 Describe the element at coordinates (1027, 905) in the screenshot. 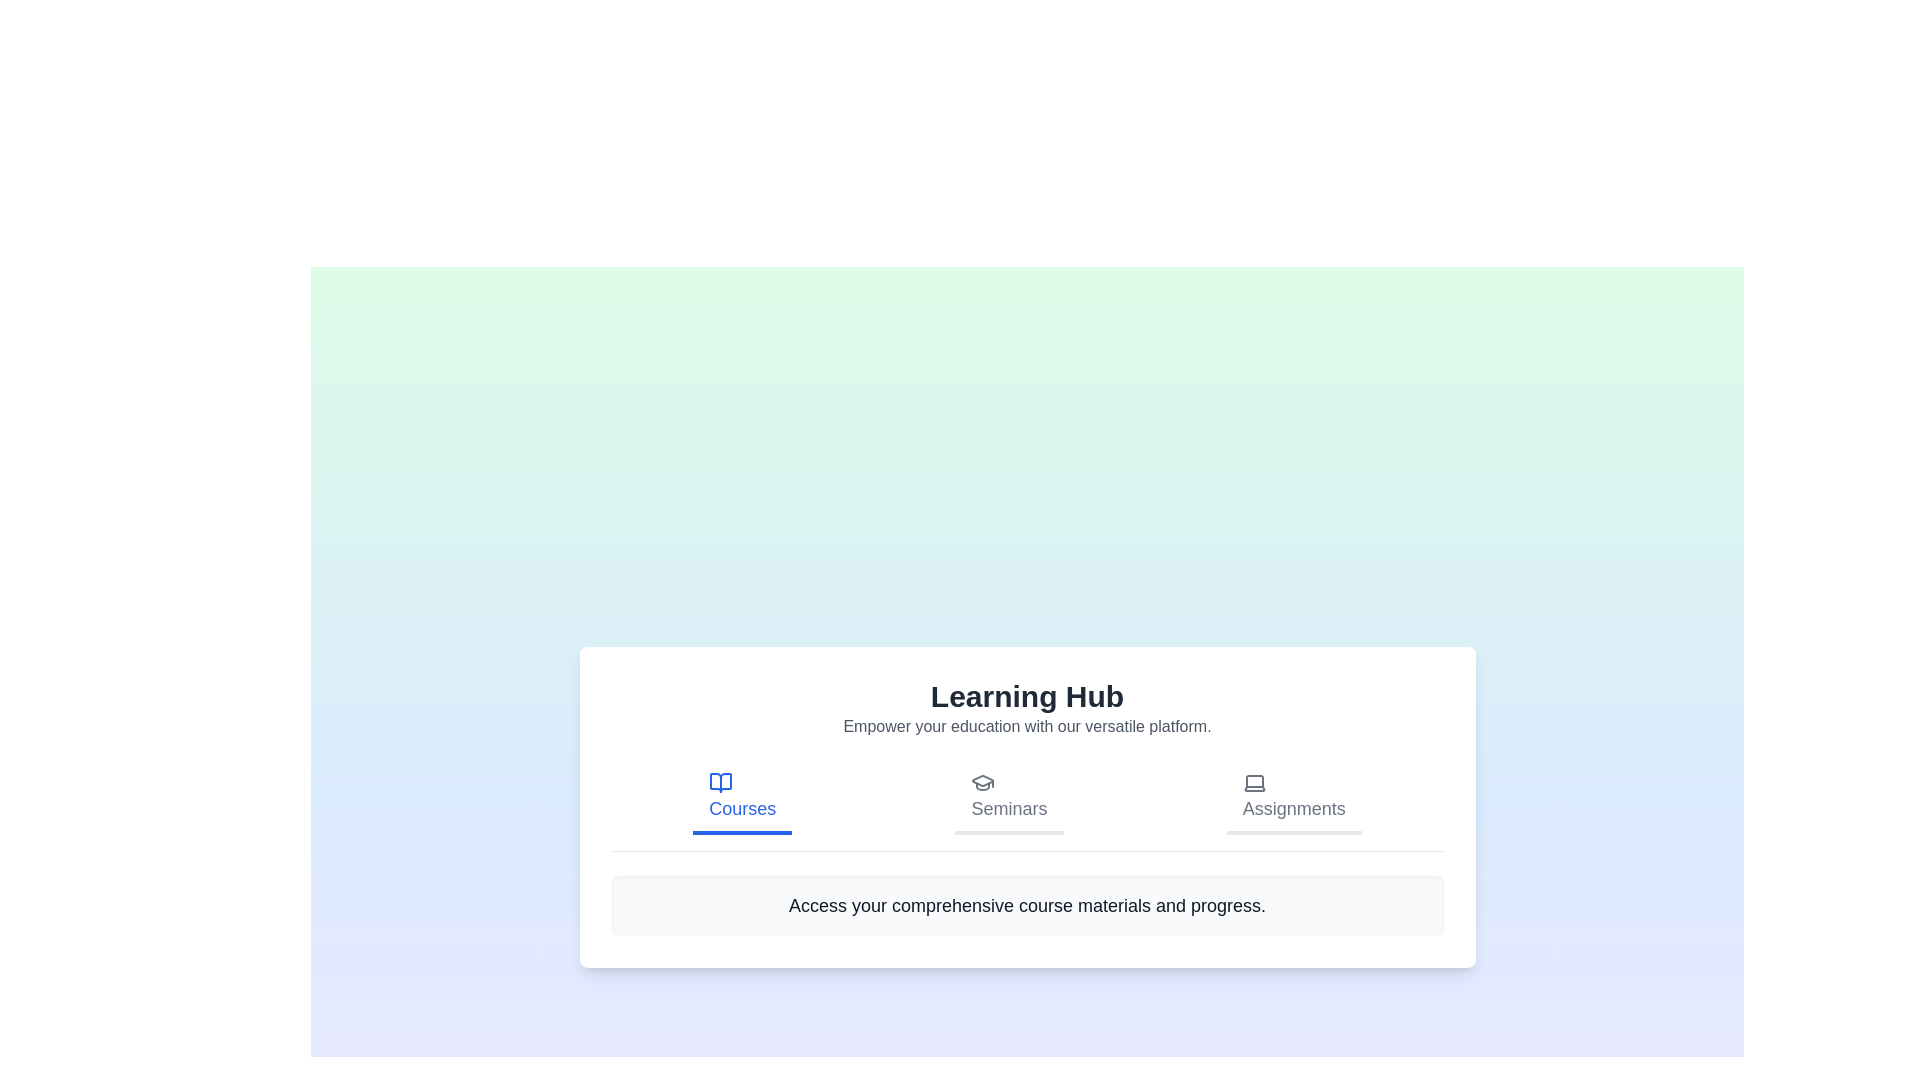

I see `the text box with a light gray background and rounded corners, containing the text 'Access your comprehensive course materials and progress.'` at that location.